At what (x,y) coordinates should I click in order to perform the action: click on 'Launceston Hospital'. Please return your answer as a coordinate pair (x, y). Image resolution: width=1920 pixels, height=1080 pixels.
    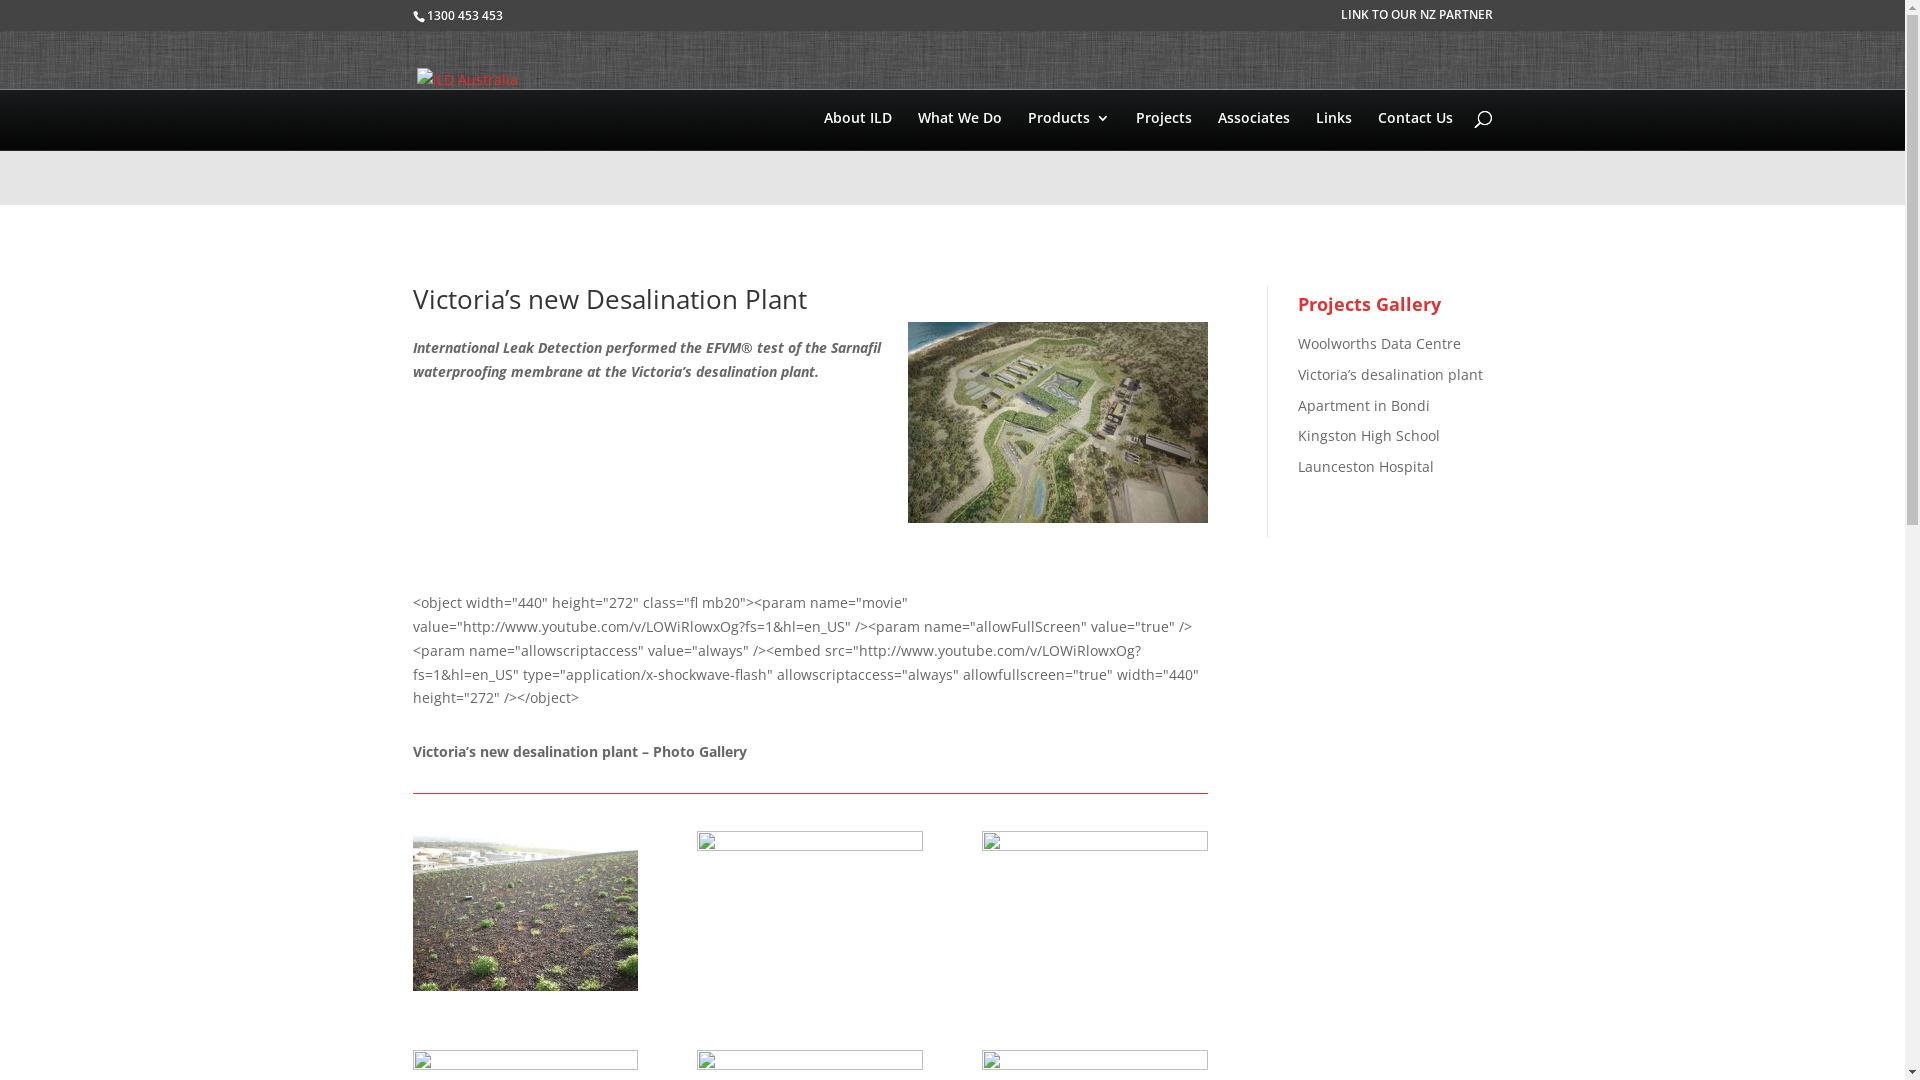
    Looking at the image, I should click on (1365, 466).